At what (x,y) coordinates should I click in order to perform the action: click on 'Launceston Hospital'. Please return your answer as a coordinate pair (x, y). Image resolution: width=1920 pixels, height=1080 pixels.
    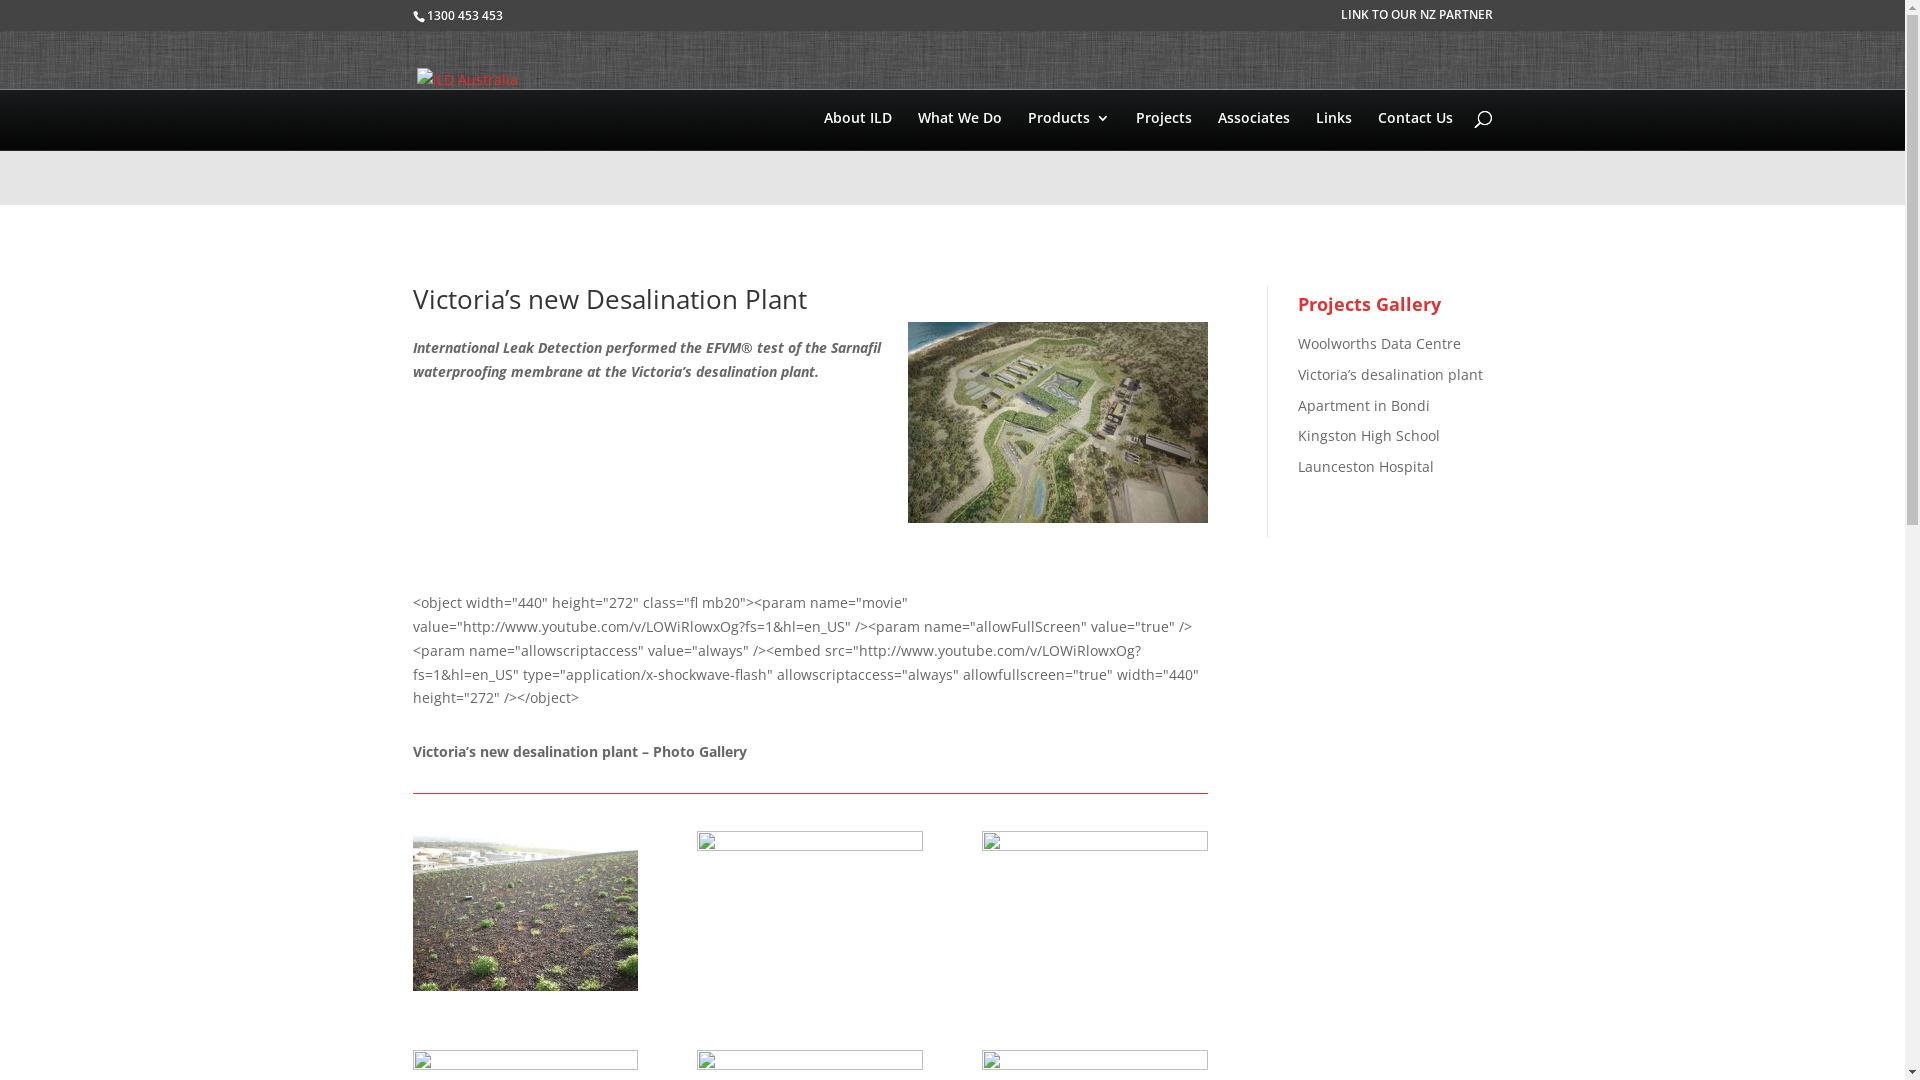
    Looking at the image, I should click on (1365, 466).